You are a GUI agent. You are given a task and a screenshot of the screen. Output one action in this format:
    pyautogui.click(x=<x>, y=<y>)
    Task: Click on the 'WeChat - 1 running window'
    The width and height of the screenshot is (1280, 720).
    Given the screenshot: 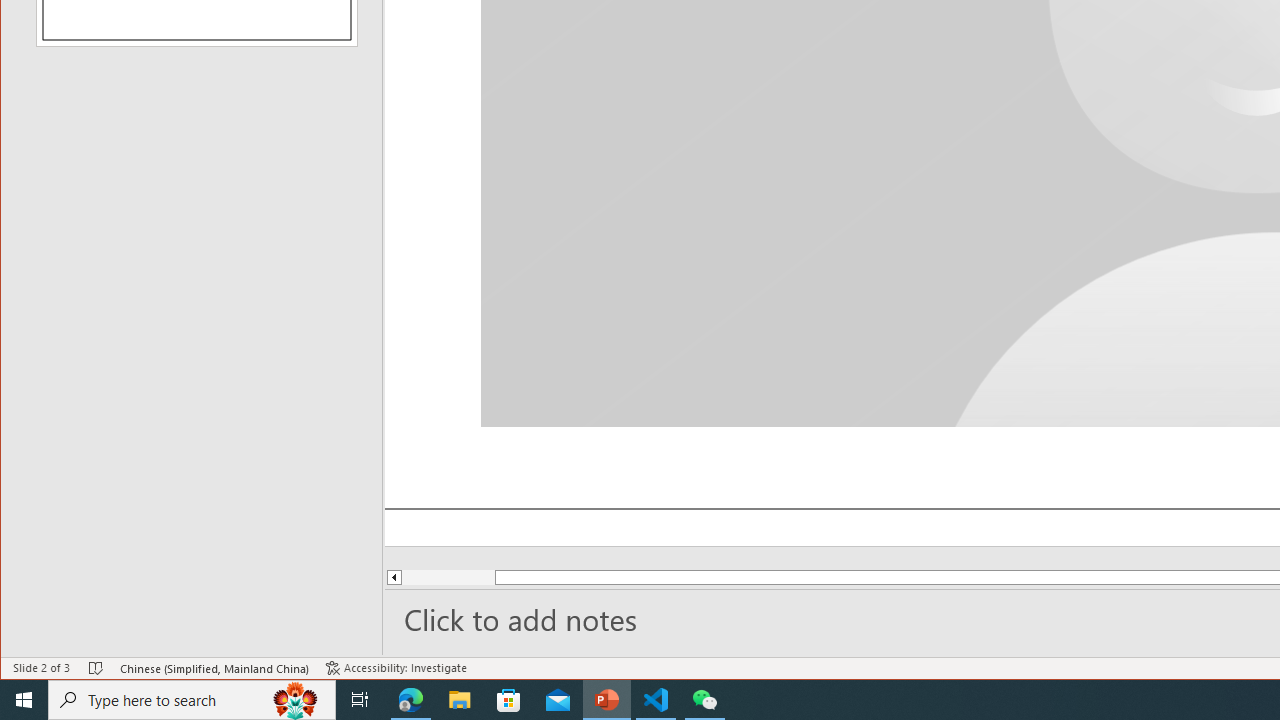 What is the action you would take?
    pyautogui.click(x=705, y=698)
    